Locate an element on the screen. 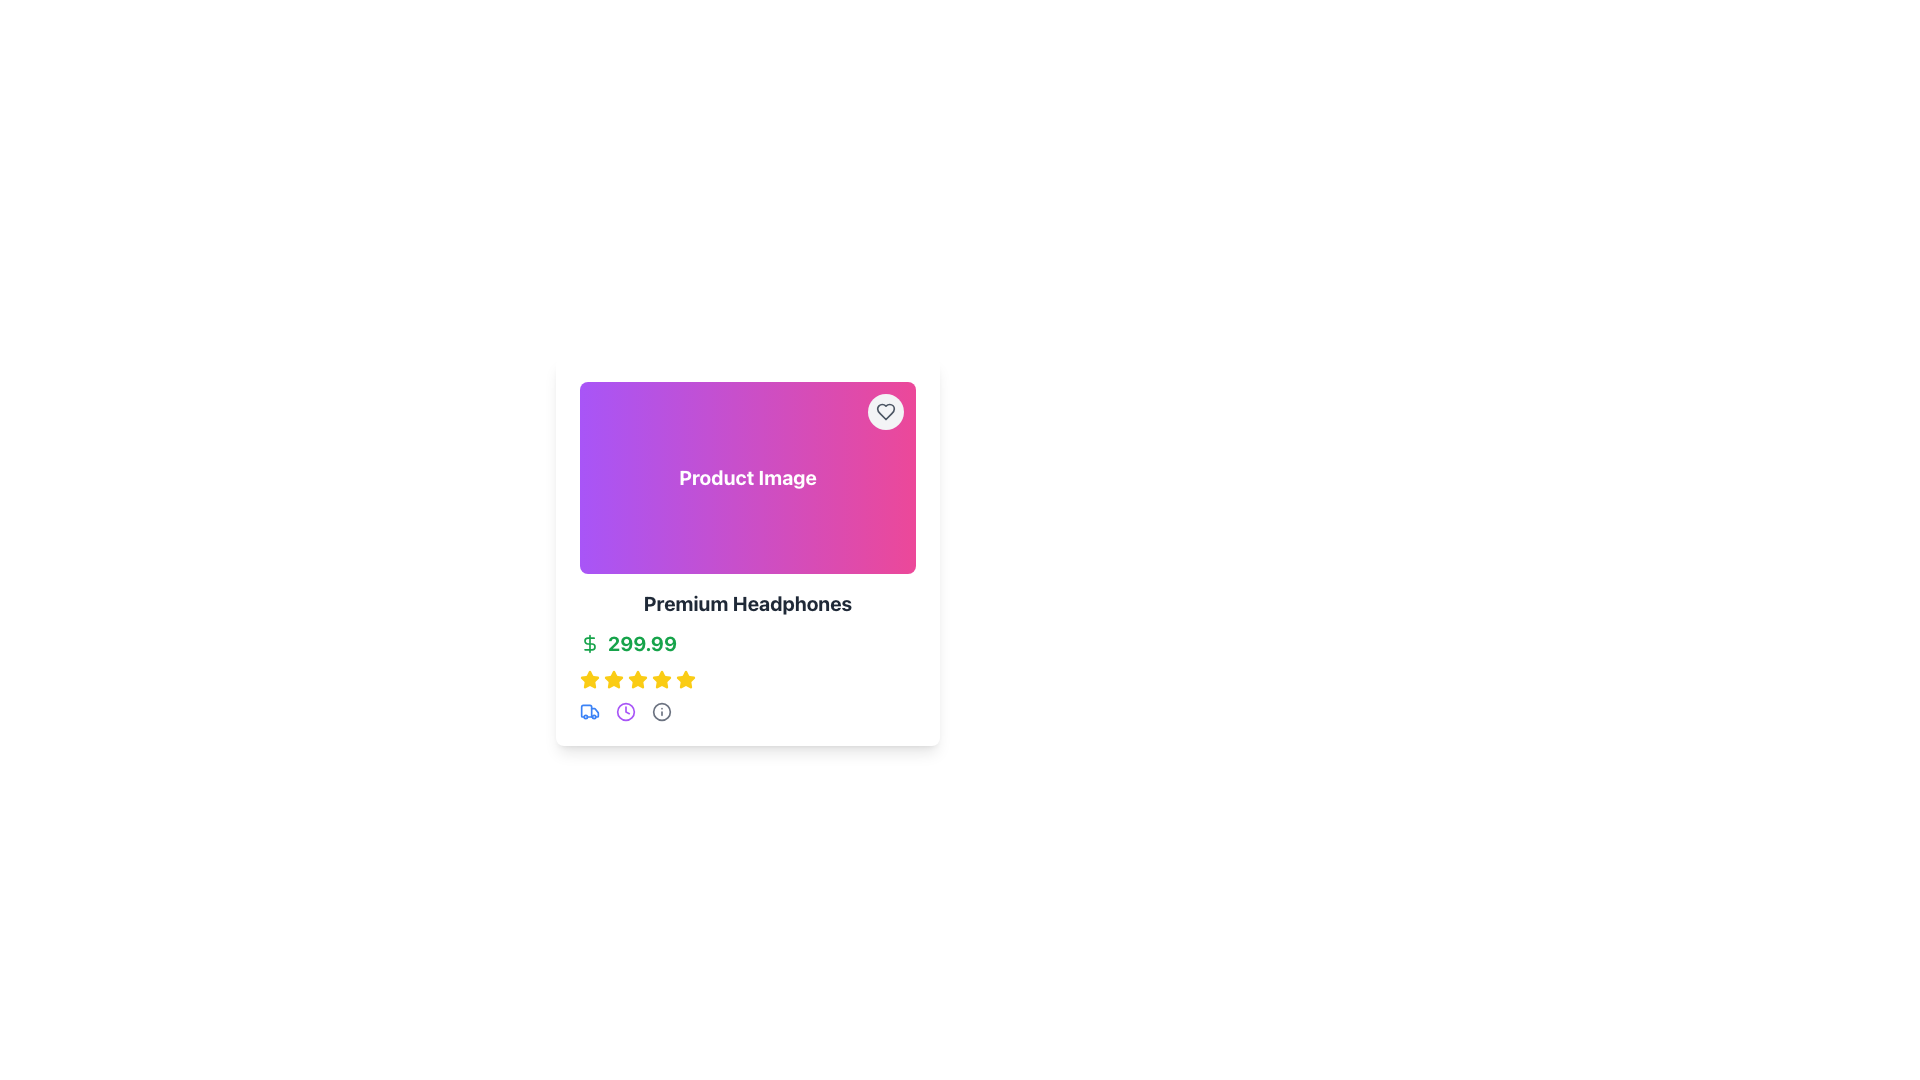 Image resolution: width=1920 pixels, height=1080 pixels. the small blue truck icon that indicates 'Free 2-day shipping available', positioned below the product image and title is located at coordinates (589, 711).